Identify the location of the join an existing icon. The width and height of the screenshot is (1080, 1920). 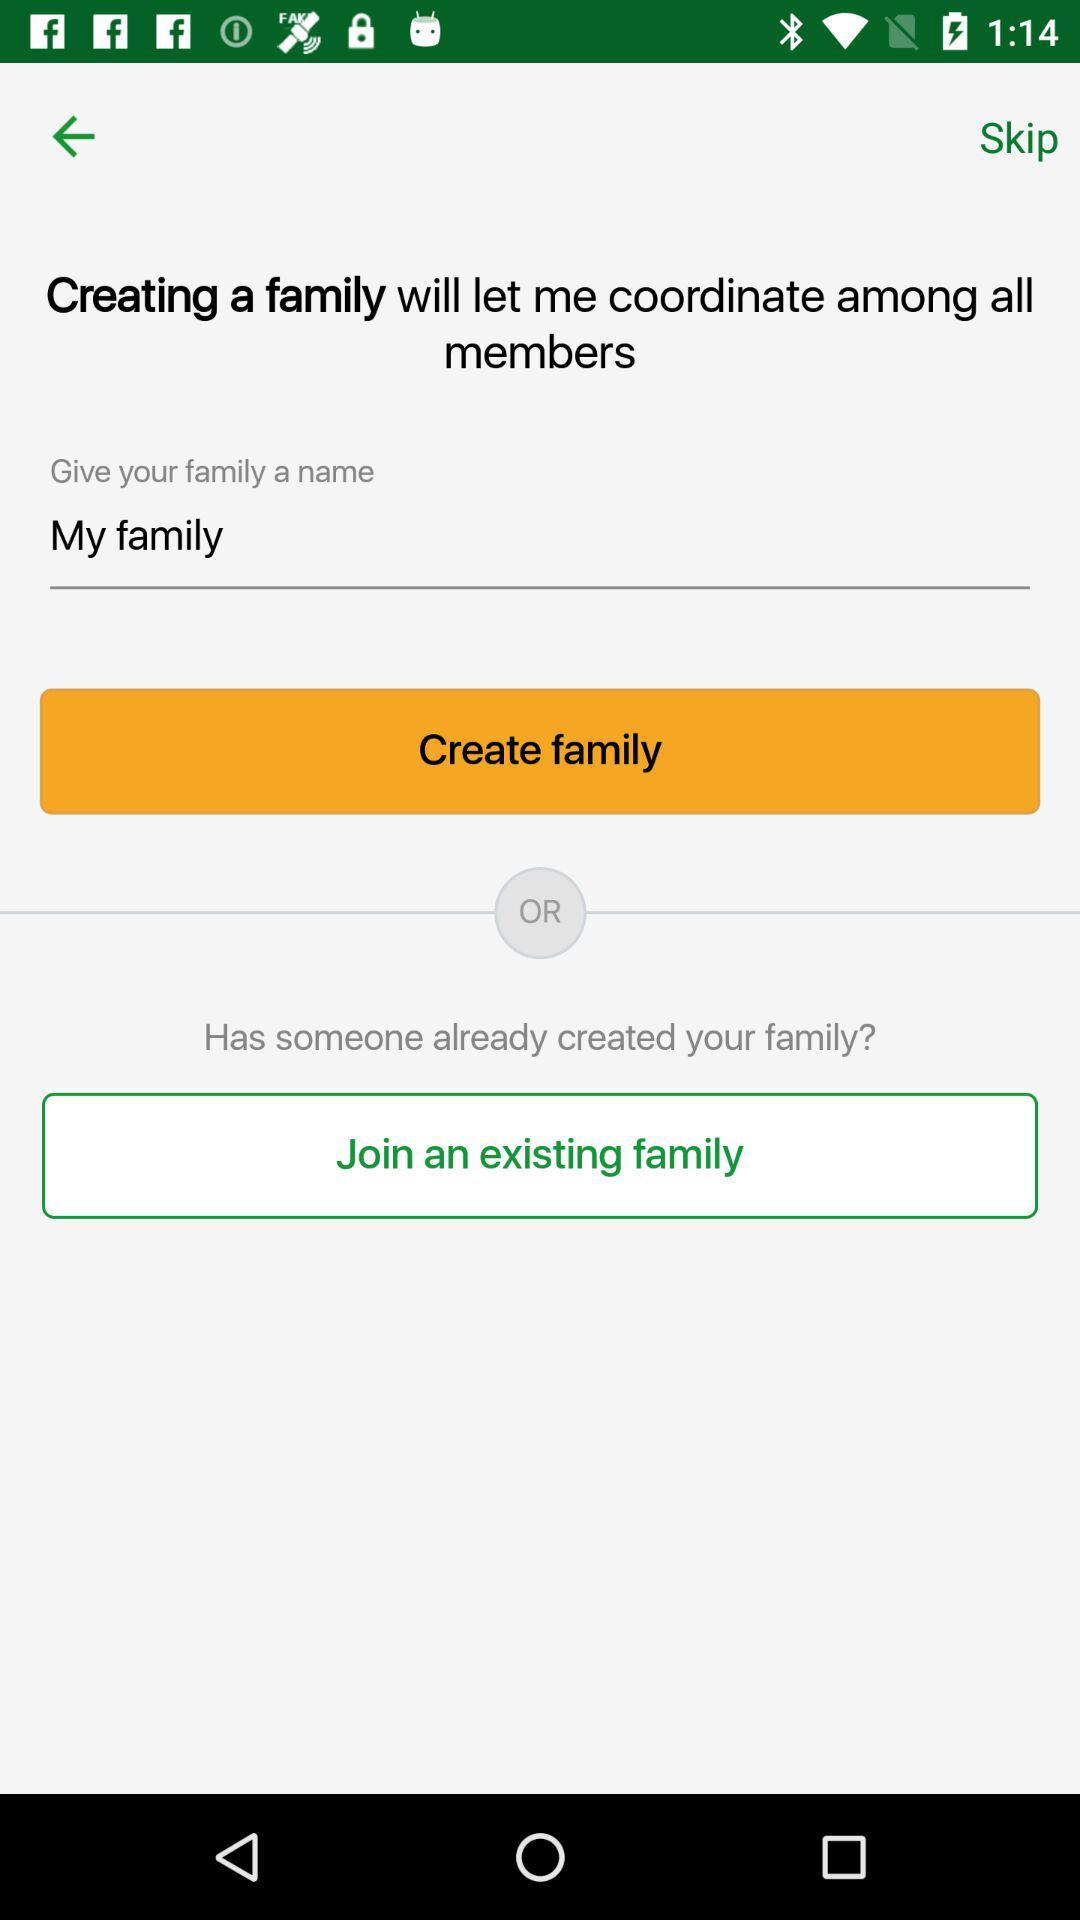
(540, 1155).